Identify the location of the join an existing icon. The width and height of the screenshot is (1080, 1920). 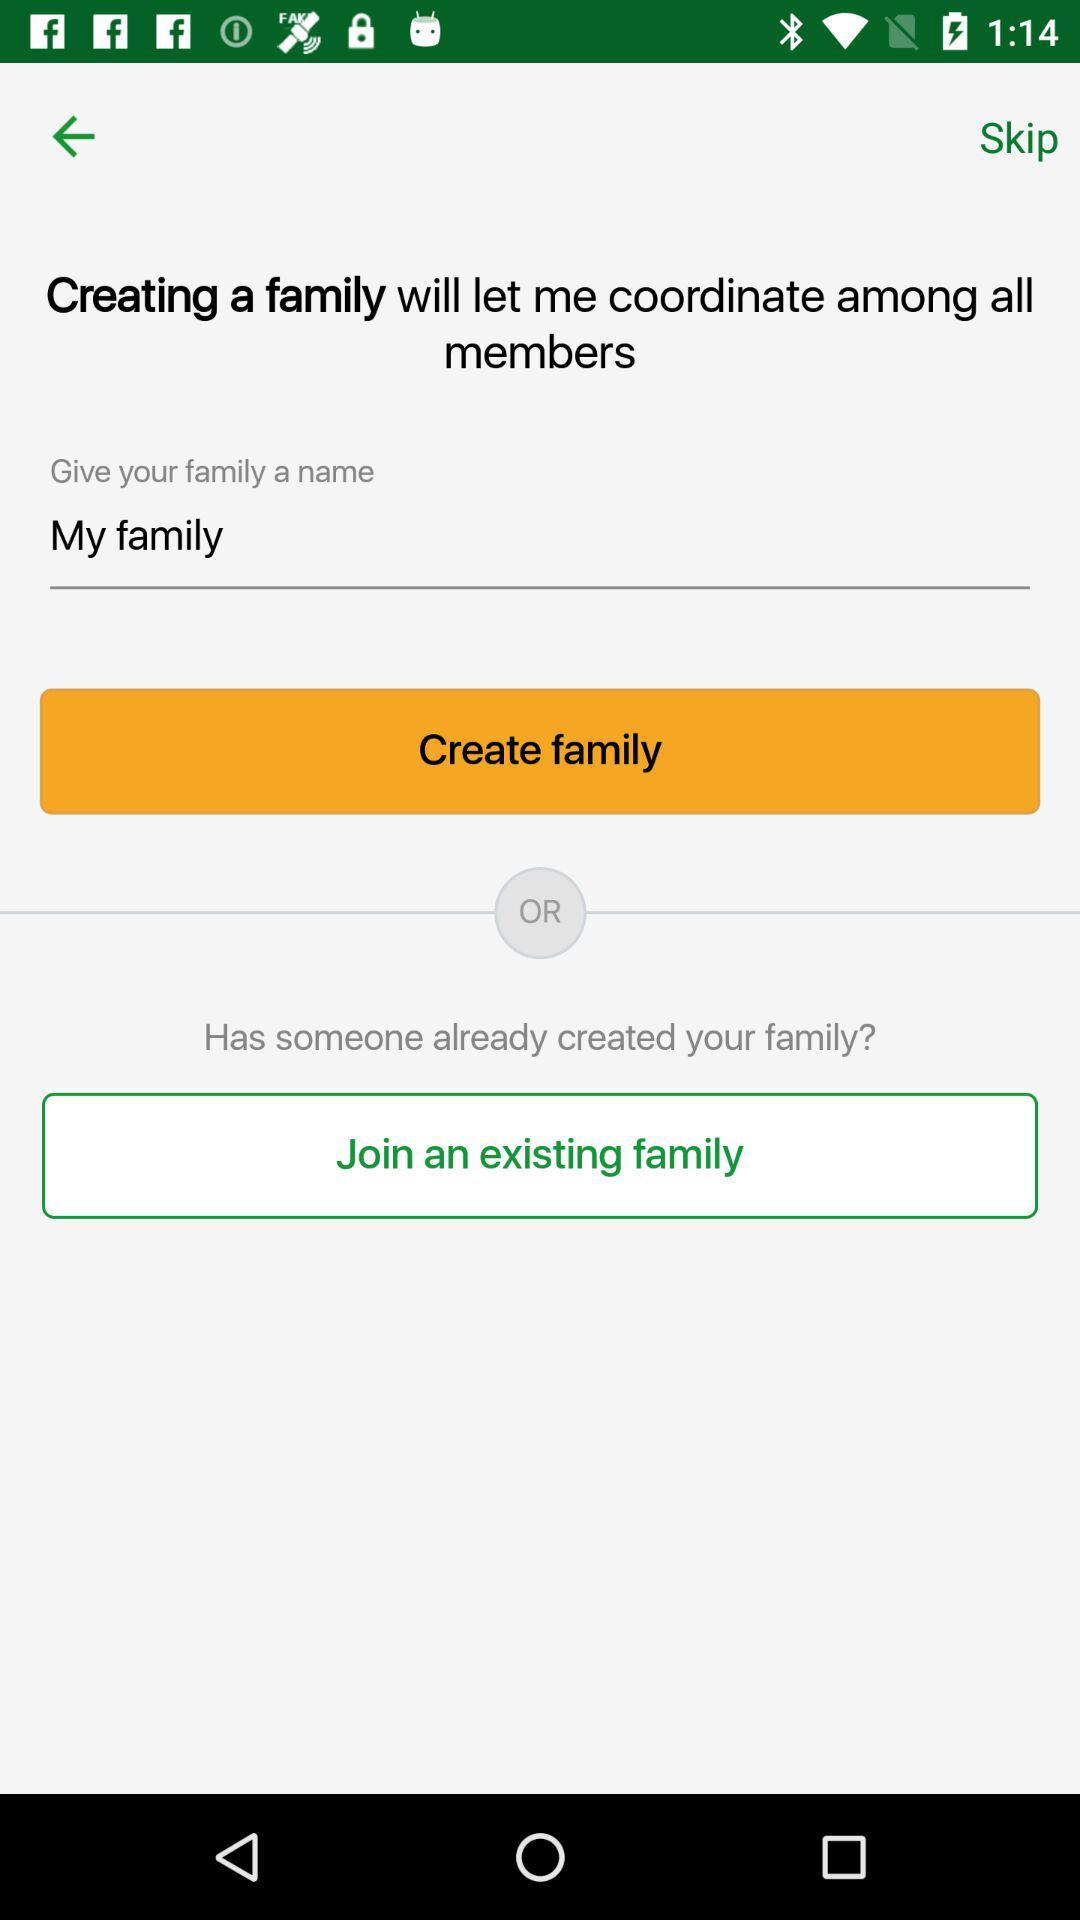
(540, 1155).